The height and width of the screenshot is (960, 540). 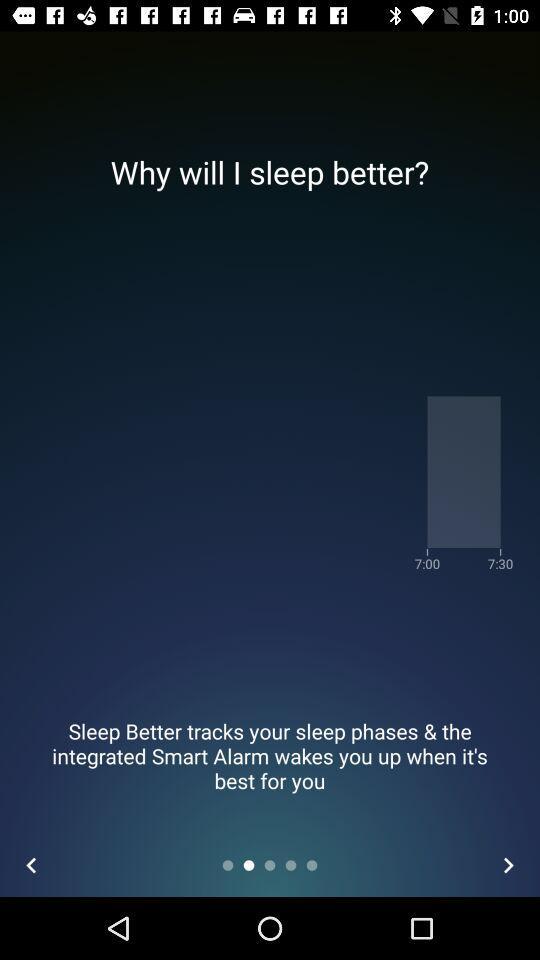 What do you see at coordinates (30, 864) in the screenshot?
I see `the arrow_backward icon` at bounding box center [30, 864].